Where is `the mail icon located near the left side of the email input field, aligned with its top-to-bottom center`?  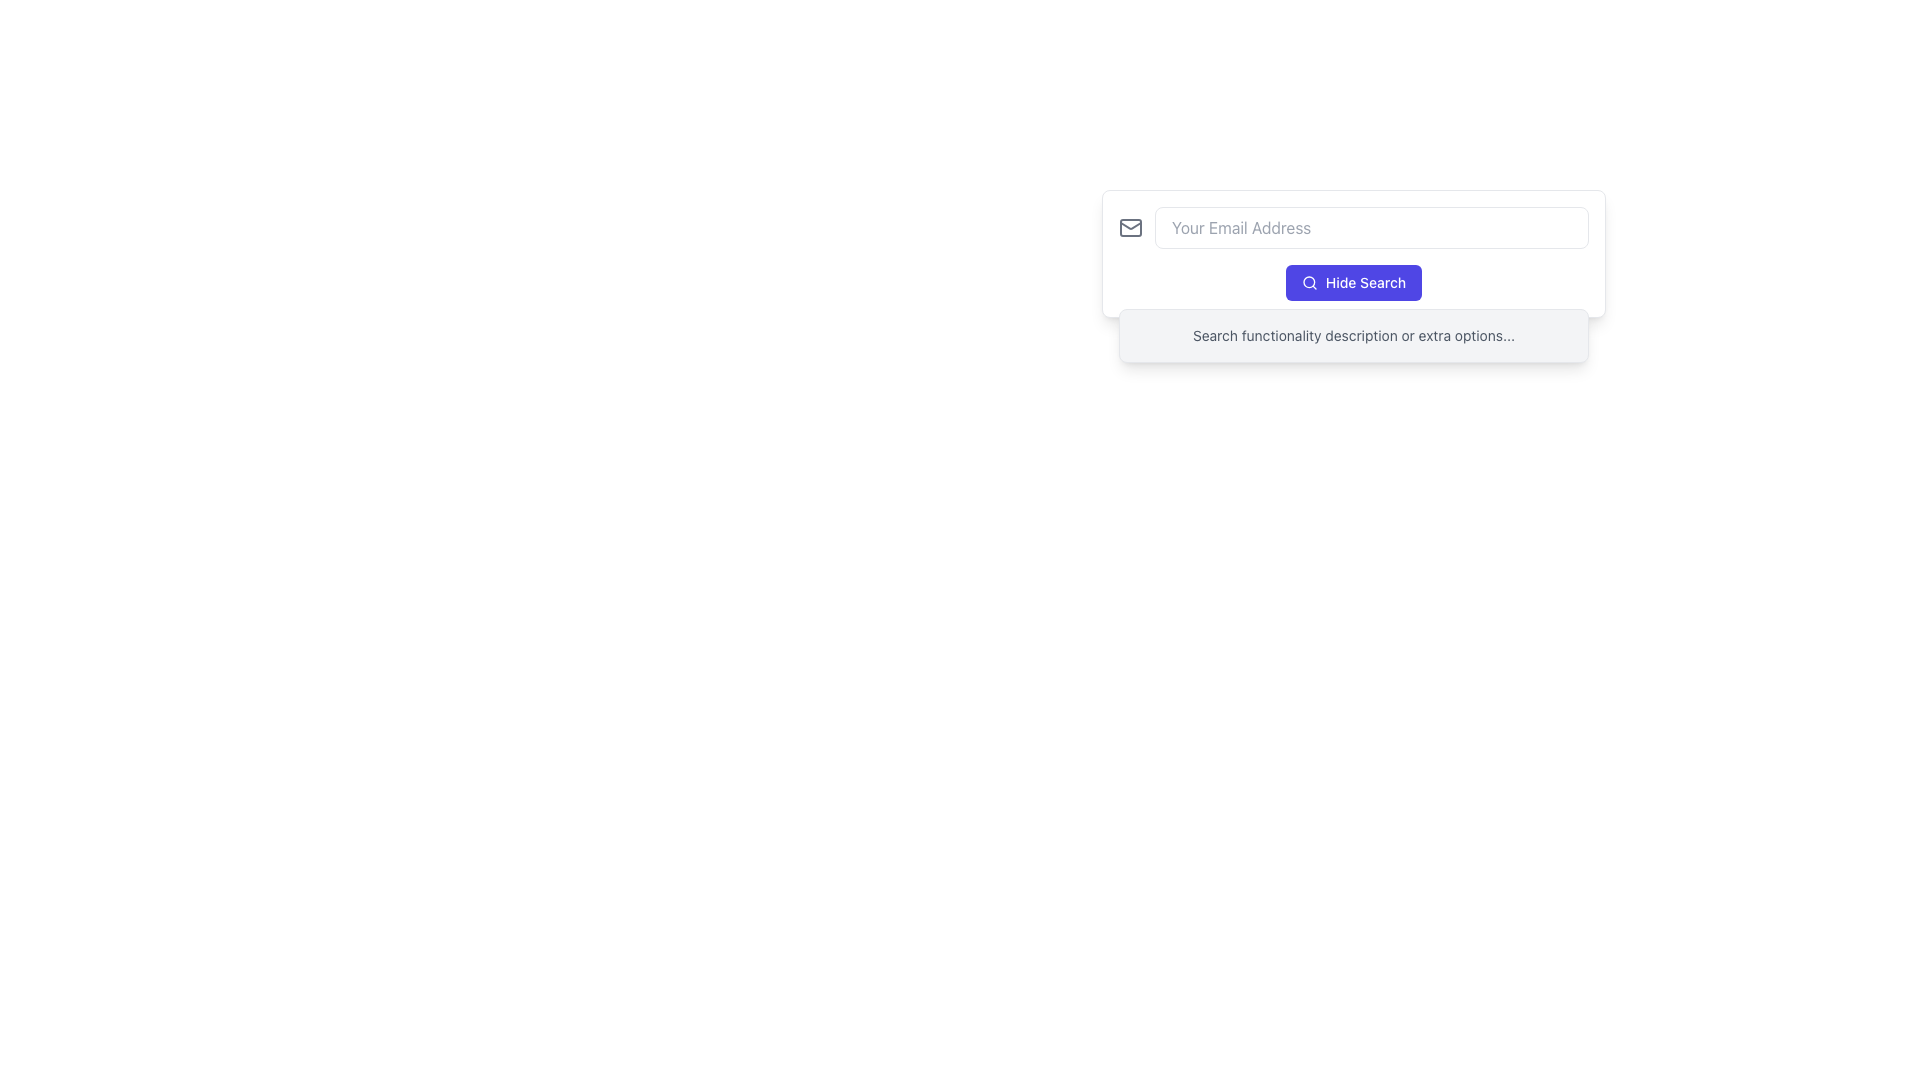
the mail icon located near the left side of the email input field, aligned with its top-to-bottom center is located at coordinates (1131, 224).